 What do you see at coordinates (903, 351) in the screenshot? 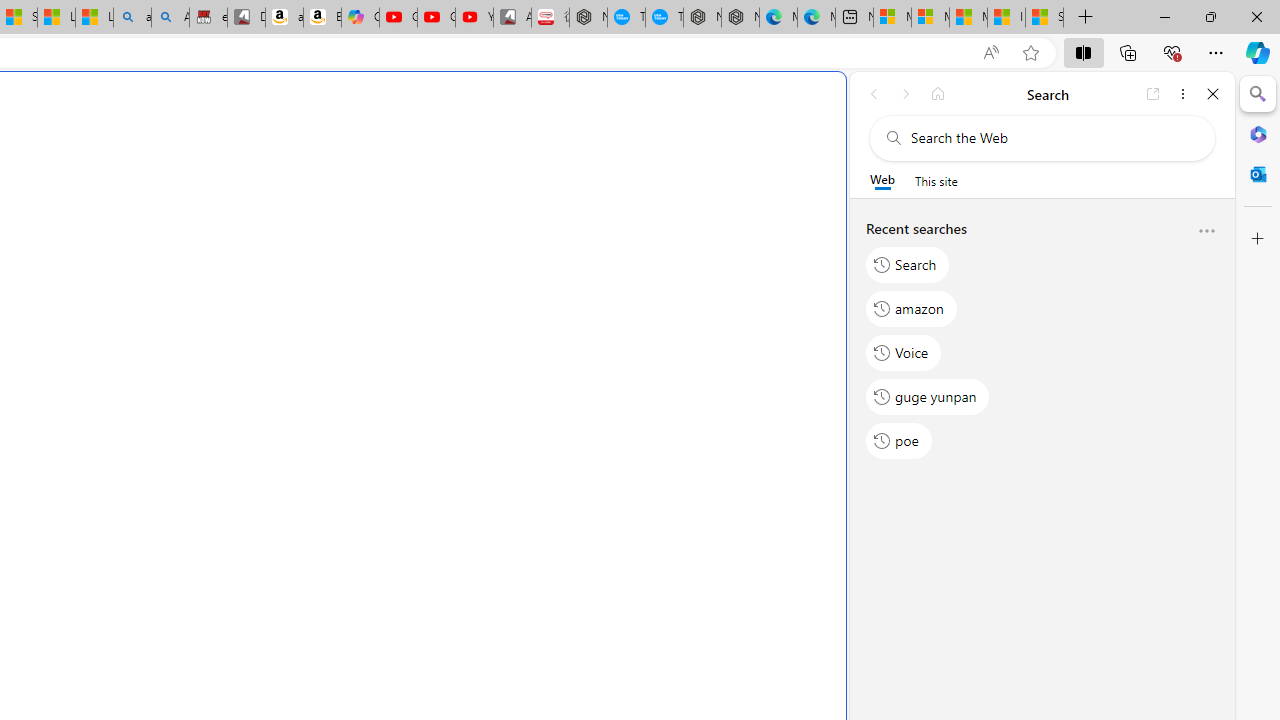
I see `'Voice'` at bounding box center [903, 351].